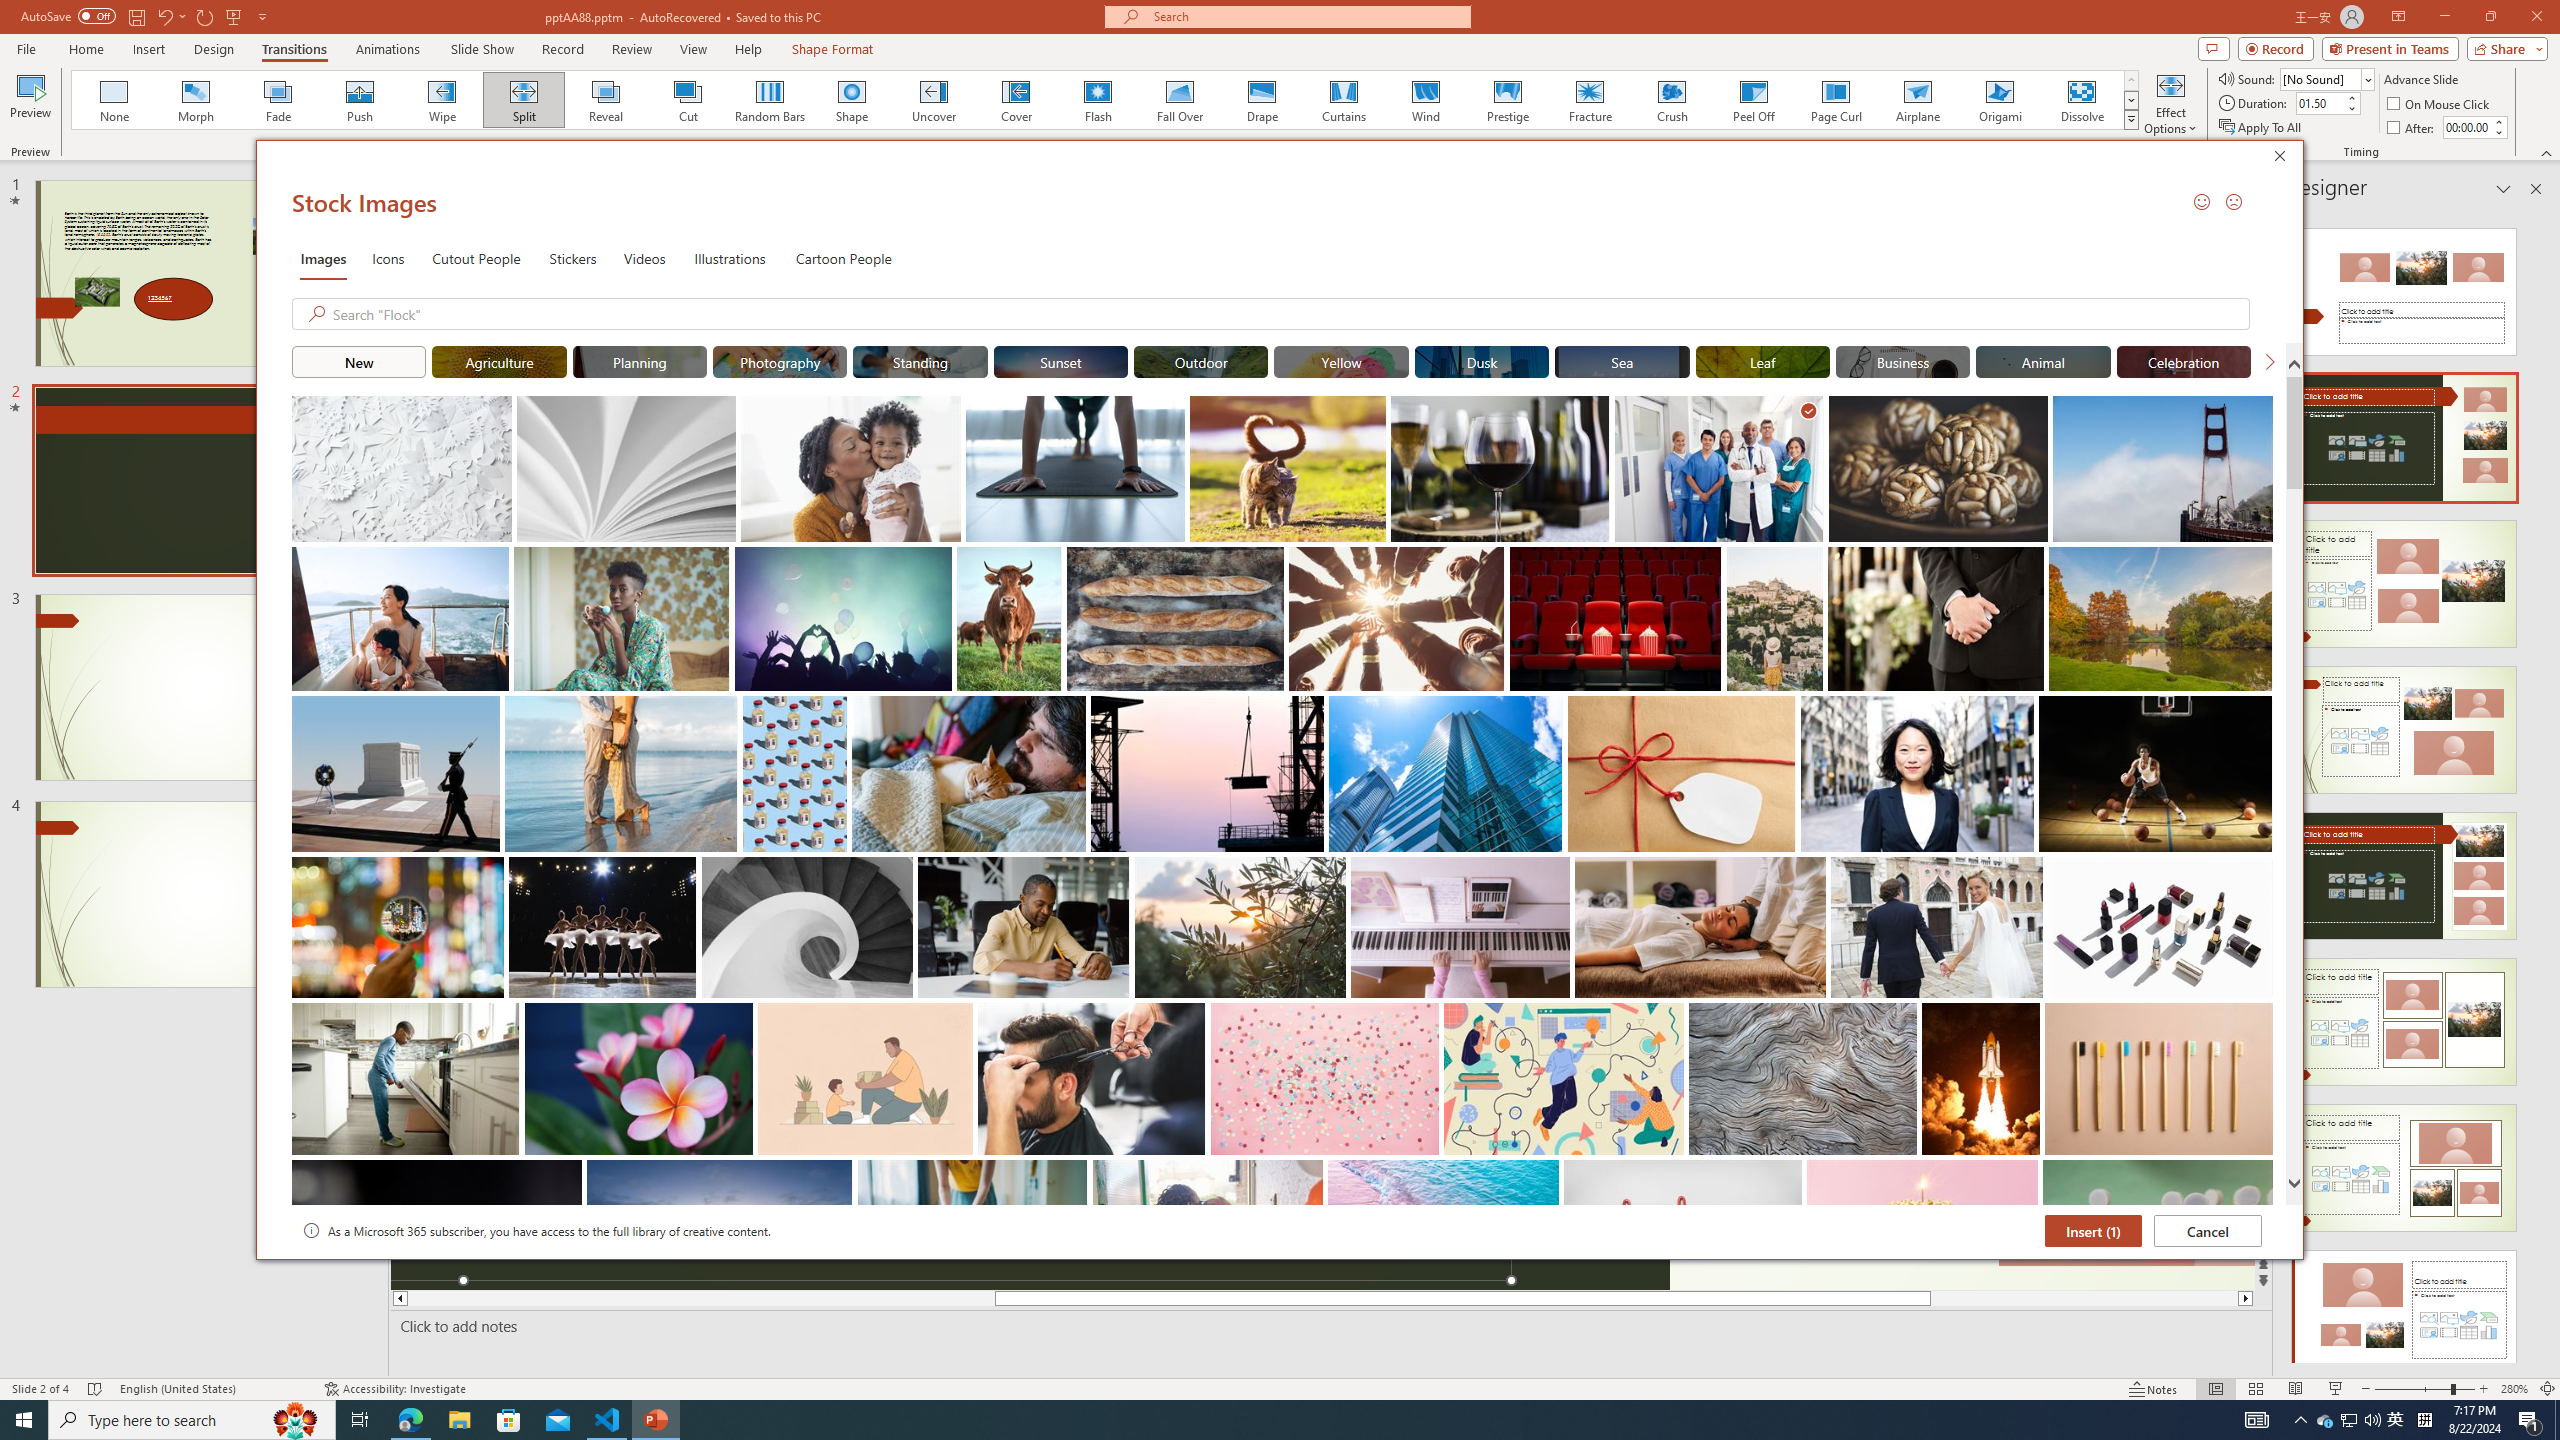  What do you see at coordinates (441, 99) in the screenshot?
I see `'Wipe'` at bounding box center [441, 99].